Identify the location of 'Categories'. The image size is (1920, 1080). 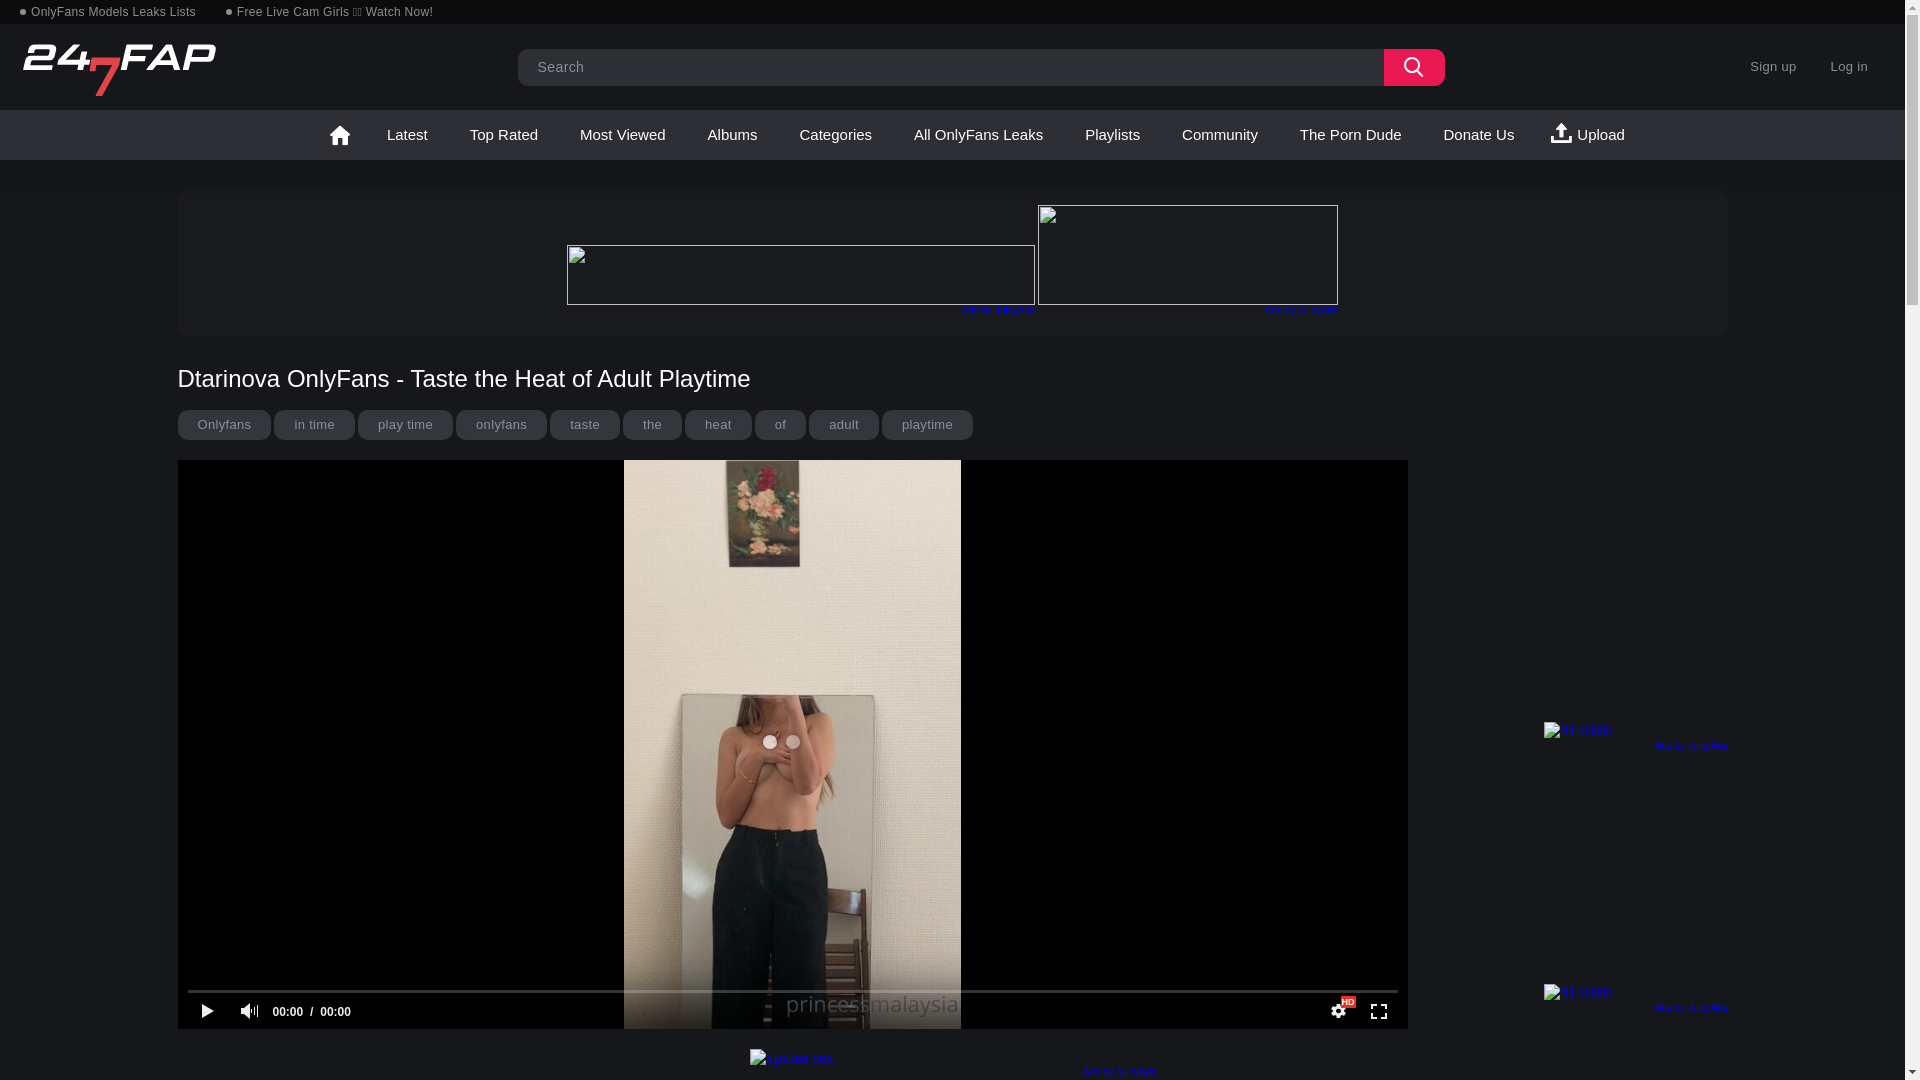
(778, 135).